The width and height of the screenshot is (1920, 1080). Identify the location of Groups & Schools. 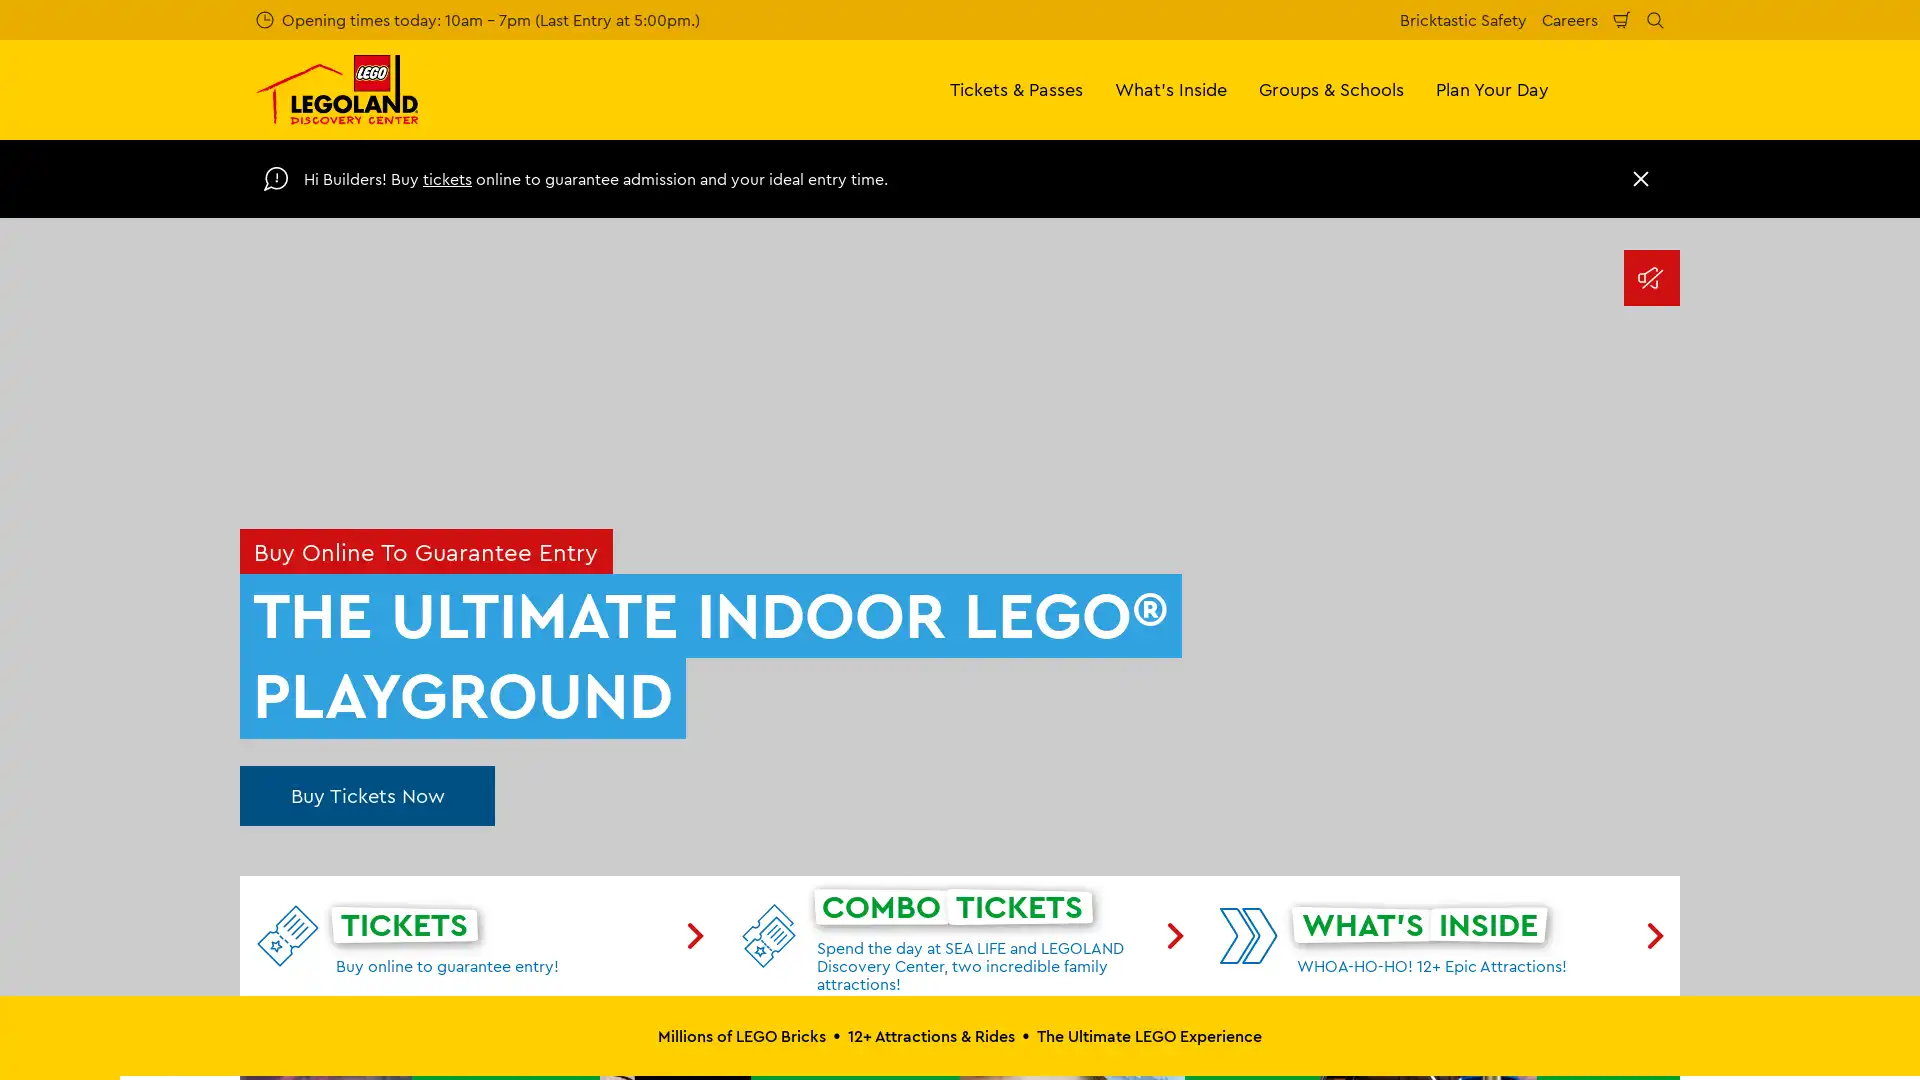
(1331, 88).